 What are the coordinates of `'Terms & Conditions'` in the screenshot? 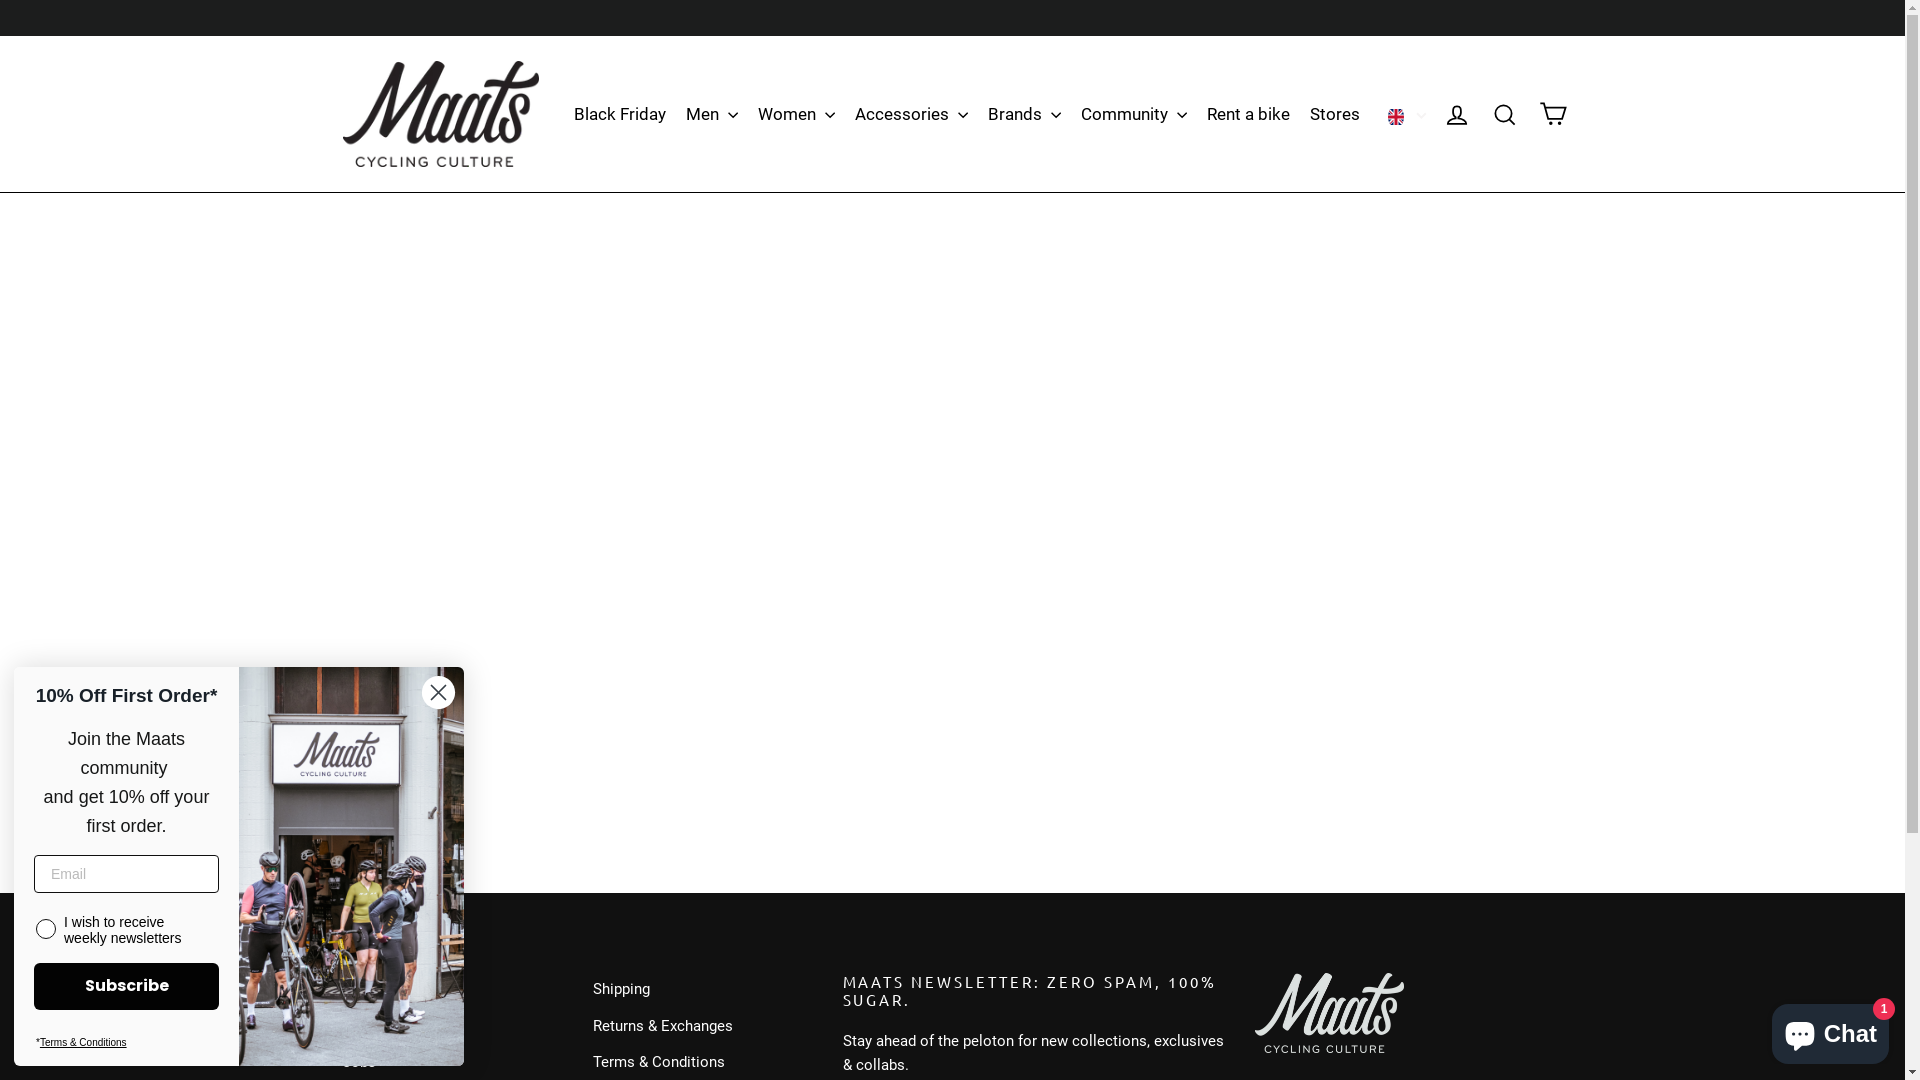 It's located at (82, 1041).